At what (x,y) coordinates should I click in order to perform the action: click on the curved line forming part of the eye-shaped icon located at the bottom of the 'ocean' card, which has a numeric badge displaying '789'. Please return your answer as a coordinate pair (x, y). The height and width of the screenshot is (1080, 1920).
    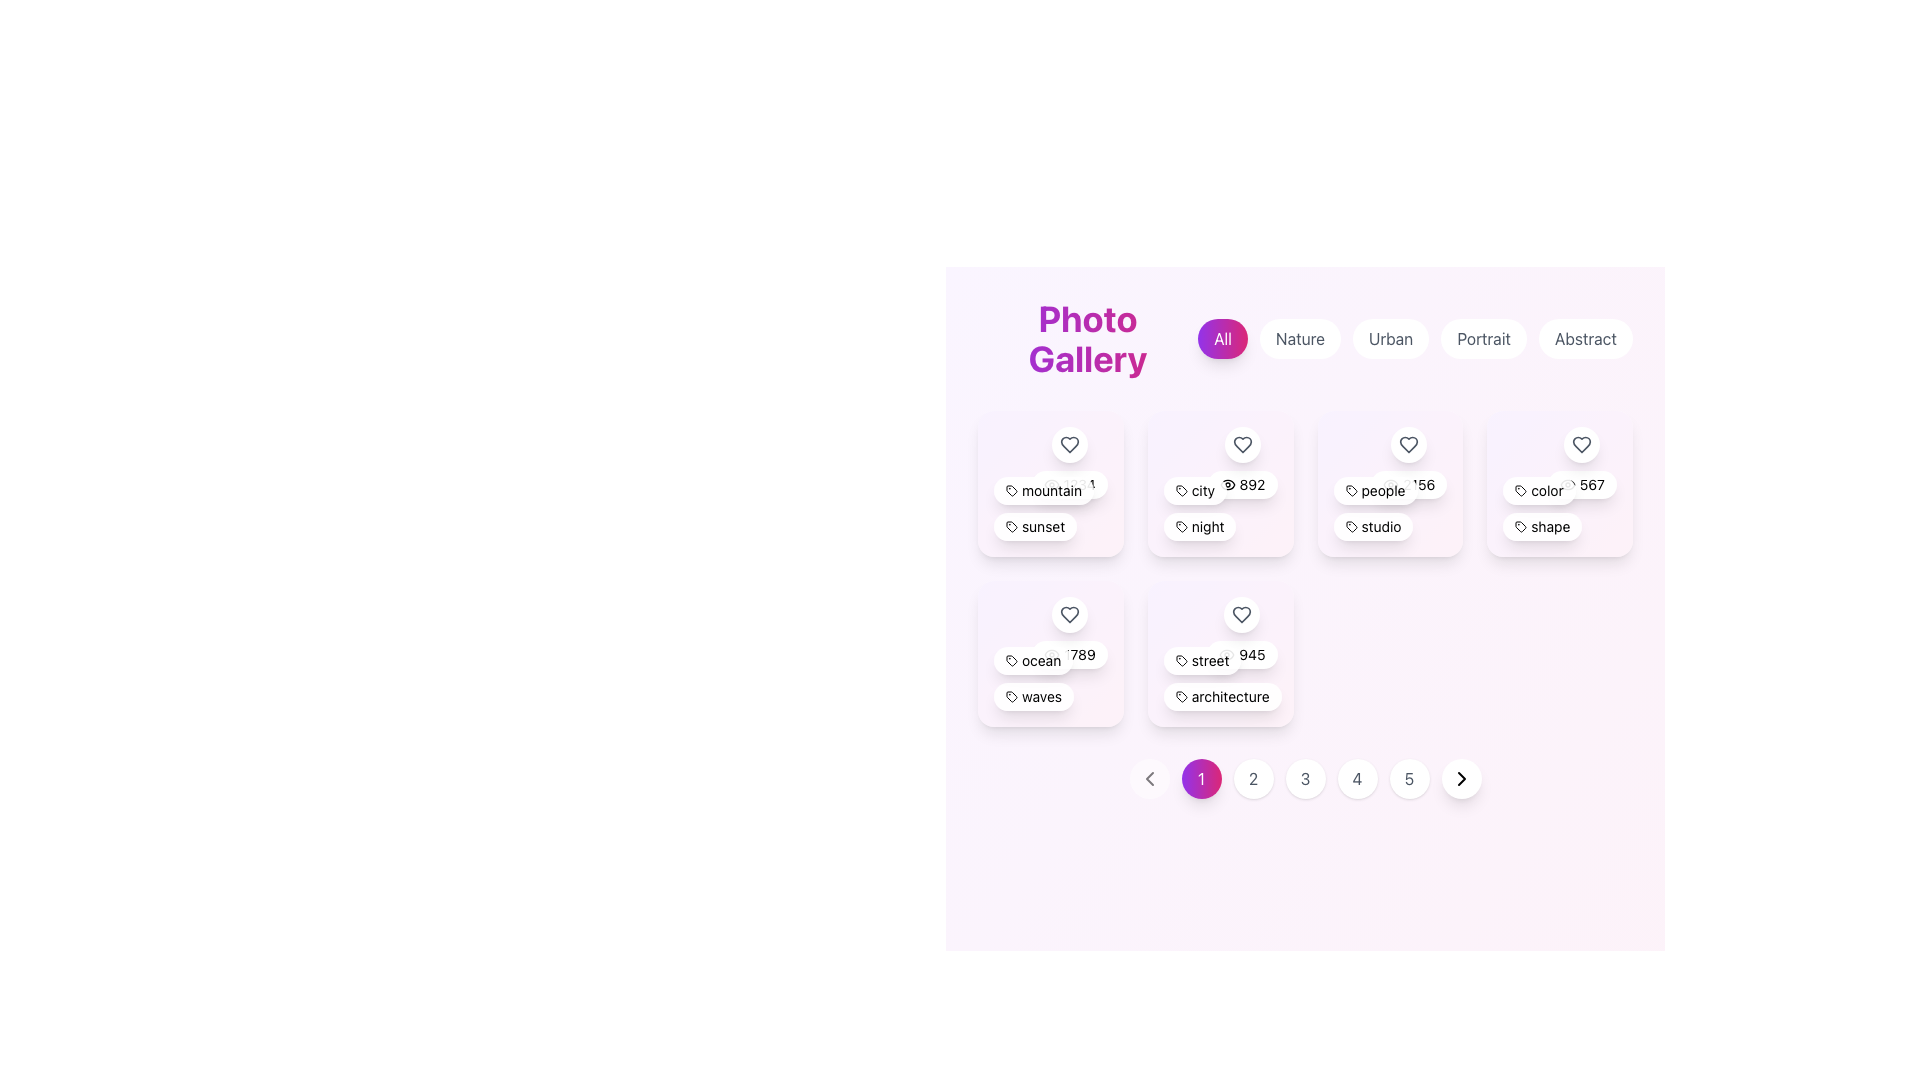
    Looking at the image, I should click on (1051, 654).